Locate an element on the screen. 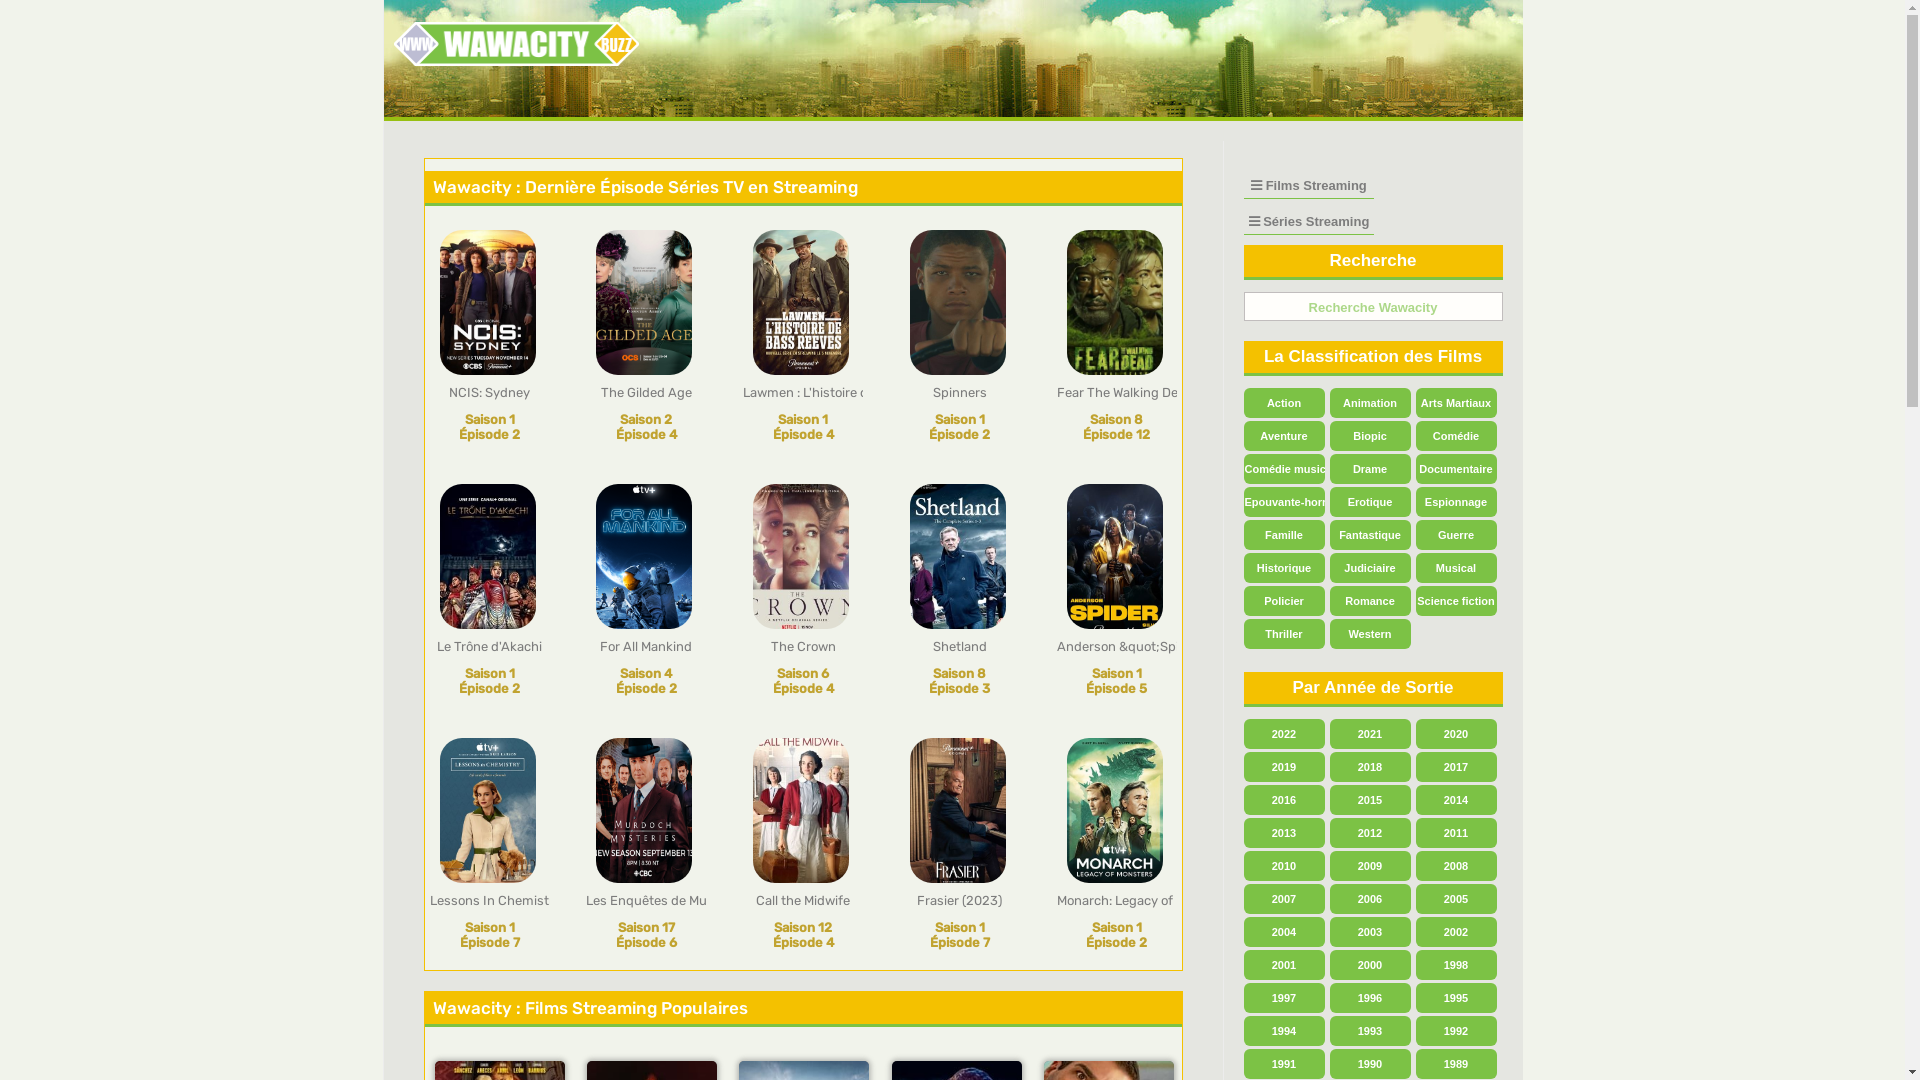 The image size is (1920, 1080). 'Biopic' is located at coordinates (1369, 434).